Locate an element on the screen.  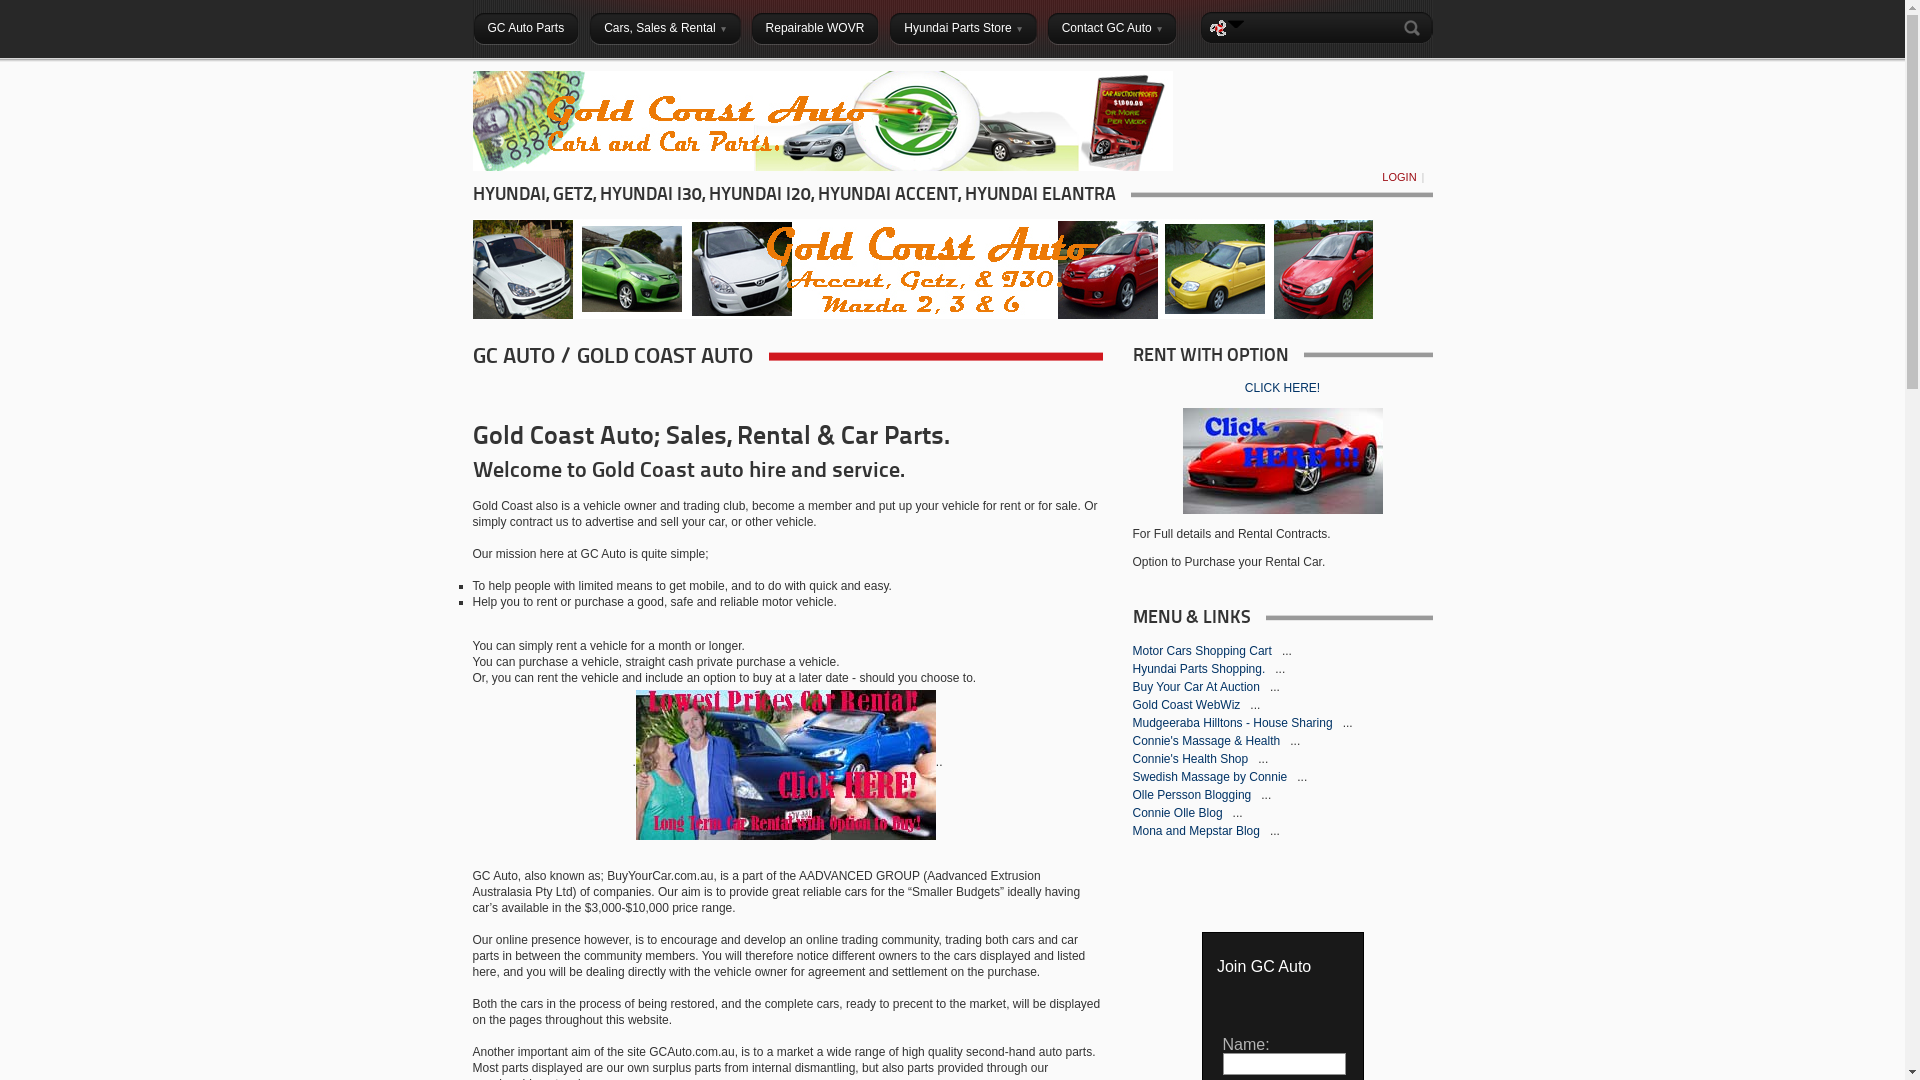
'Cars, Sales & Rental' is located at coordinates (664, 27).